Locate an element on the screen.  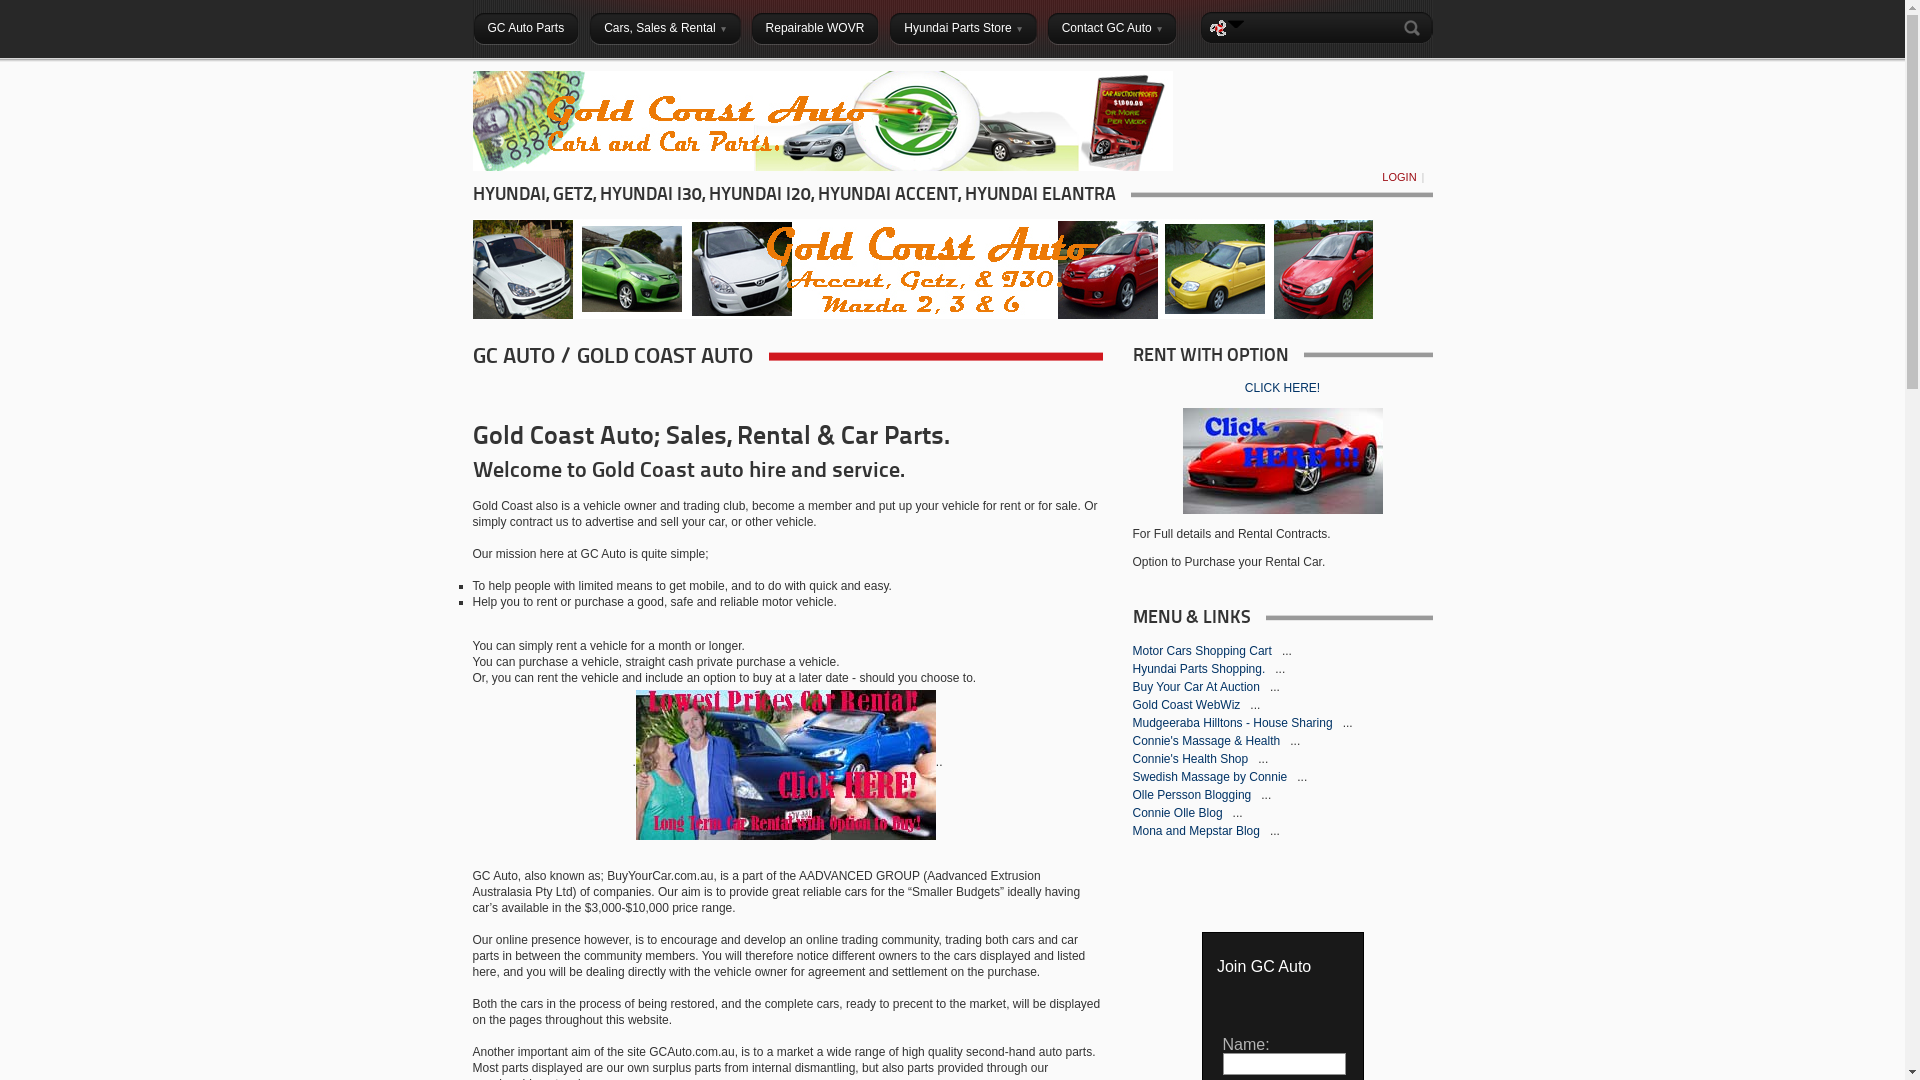
'Cars, Sales & Rental' is located at coordinates (664, 27).